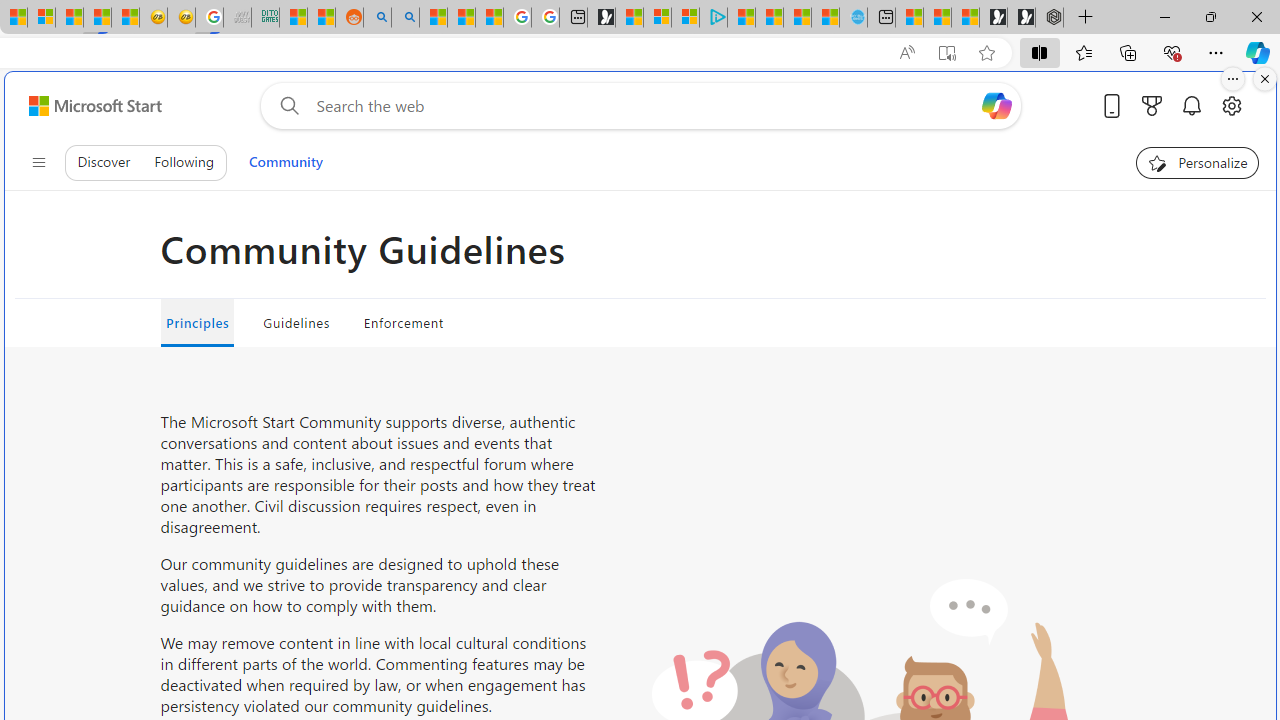 The width and height of the screenshot is (1280, 720). I want to click on 'Personalize your feed"', so click(1198, 162).